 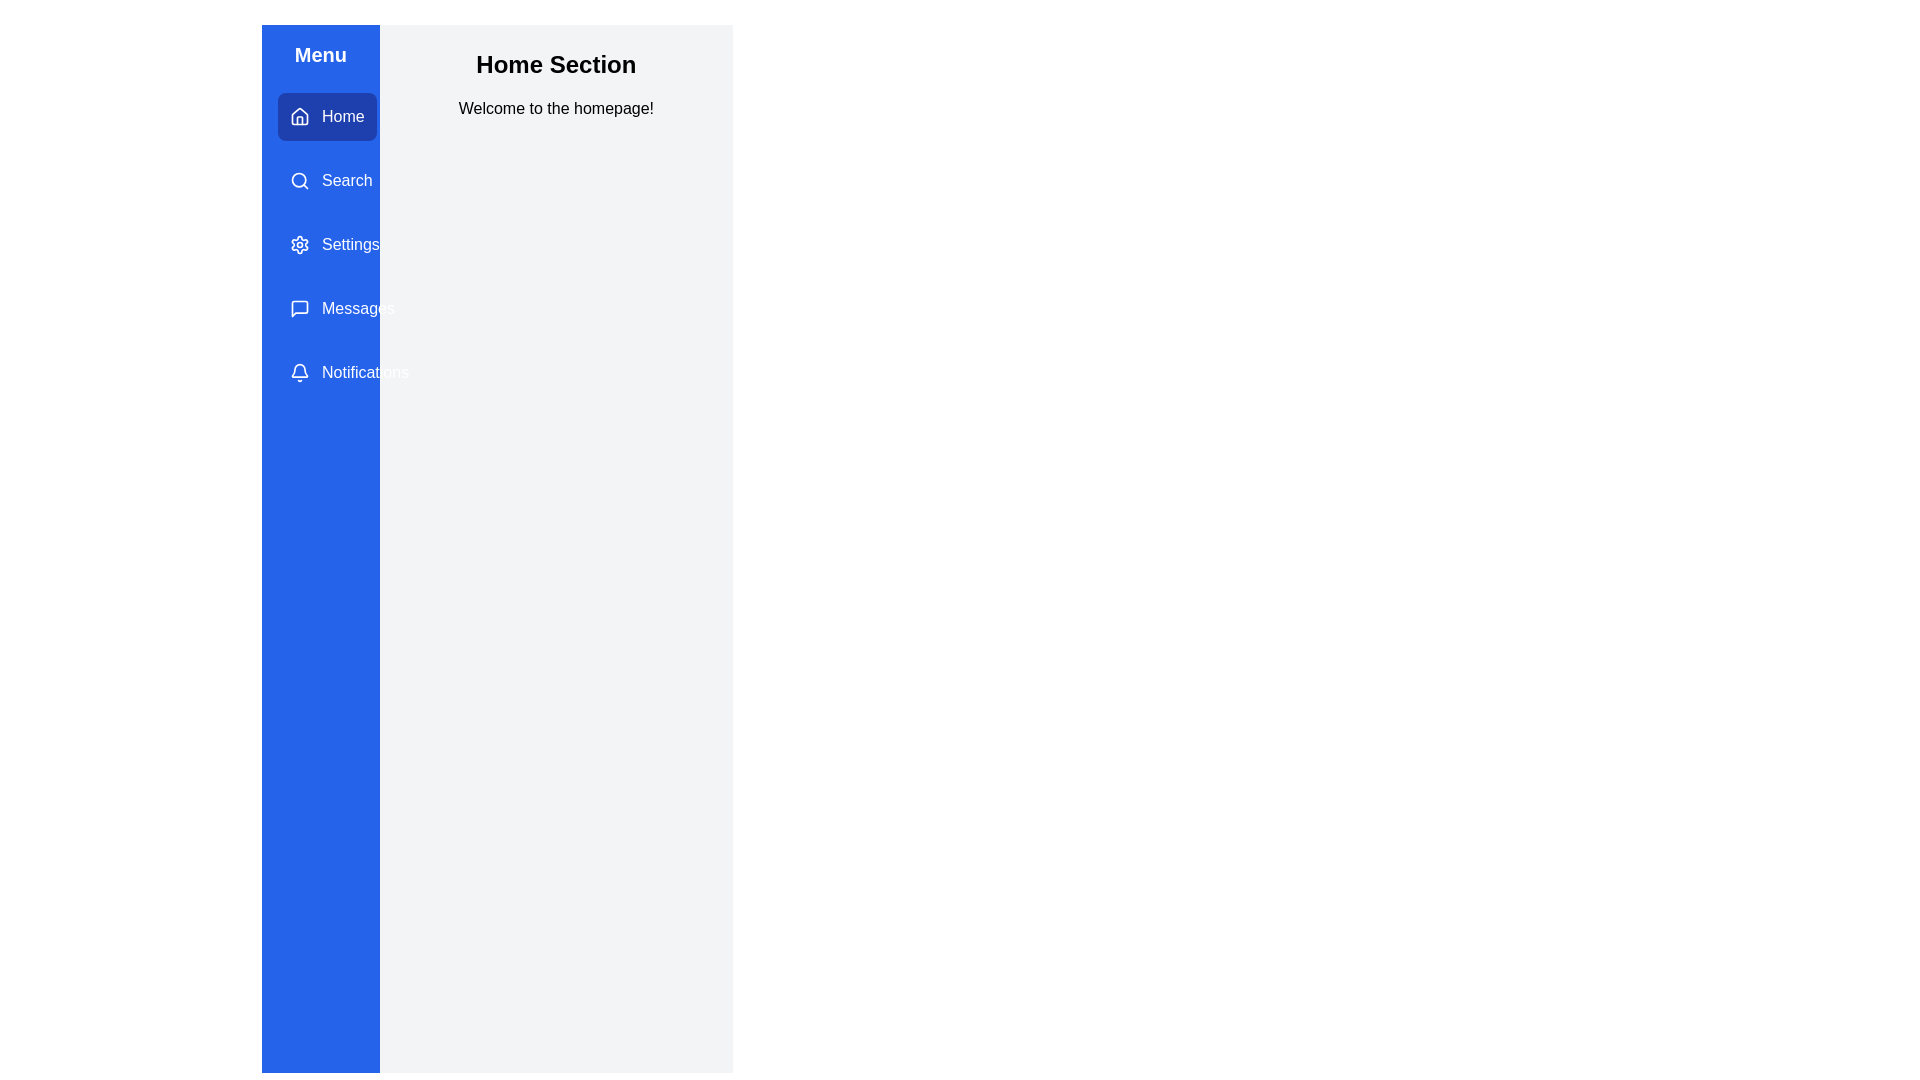 I want to click on the 'Messages' navigation button, so click(x=298, y=308).